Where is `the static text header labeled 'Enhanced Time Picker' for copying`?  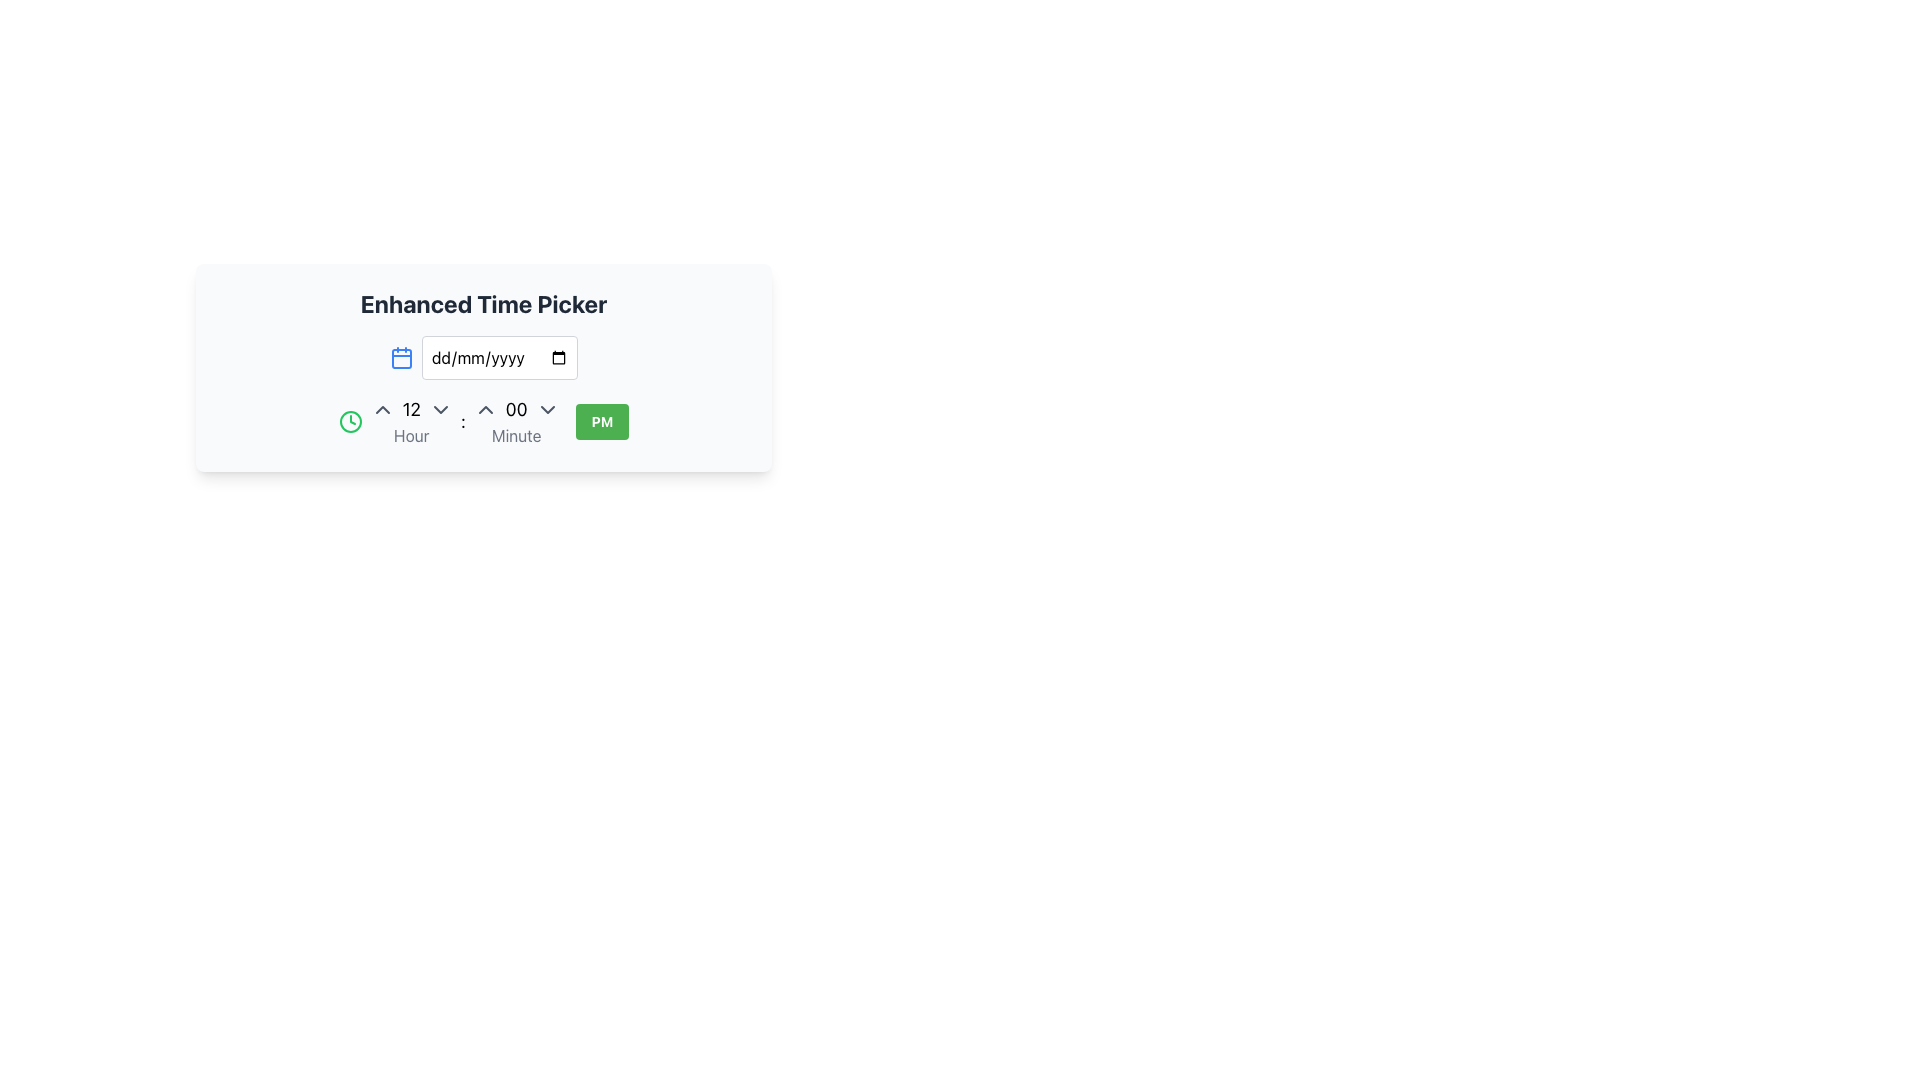 the static text header labeled 'Enhanced Time Picker' for copying is located at coordinates (484, 304).